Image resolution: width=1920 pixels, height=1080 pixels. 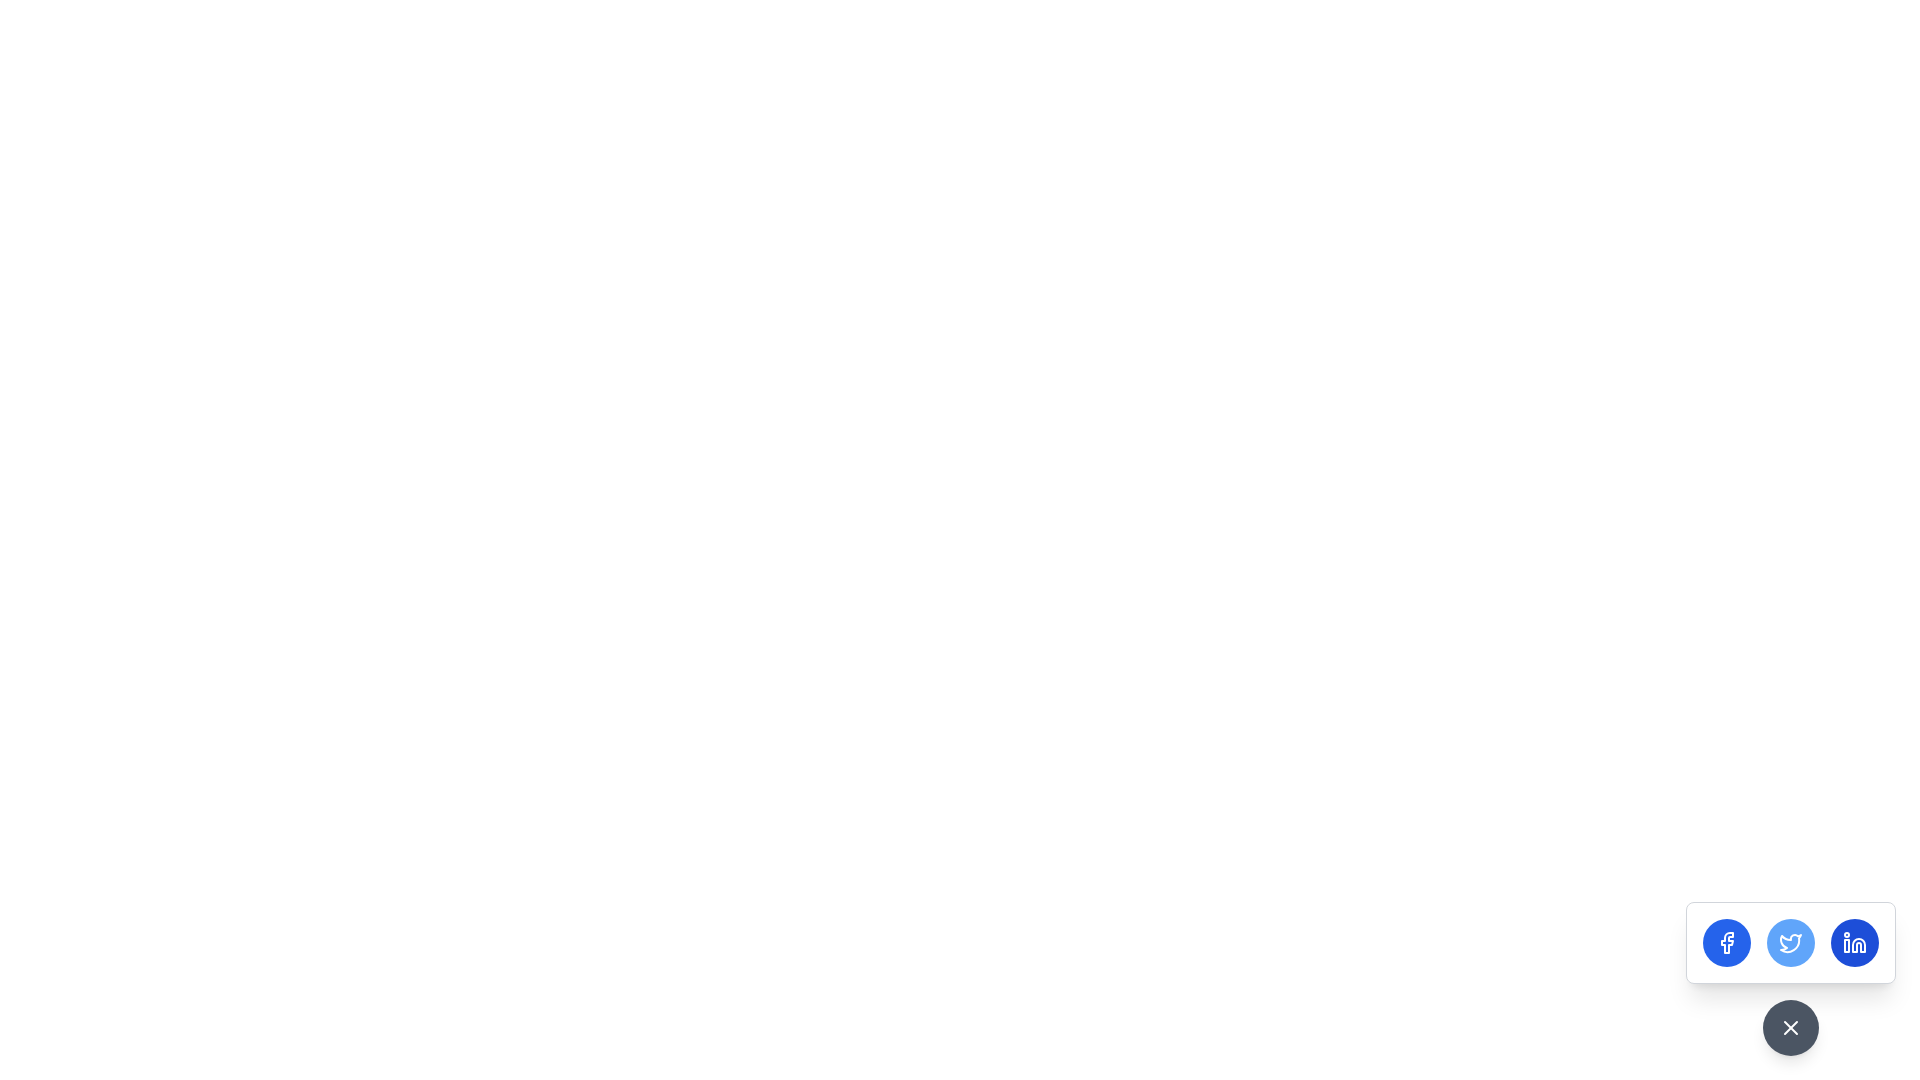 What do you see at coordinates (1726, 942) in the screenshot?
I see `the first circular button on the left that serves as a link to Facebook` at bounding box center [1726, 942].